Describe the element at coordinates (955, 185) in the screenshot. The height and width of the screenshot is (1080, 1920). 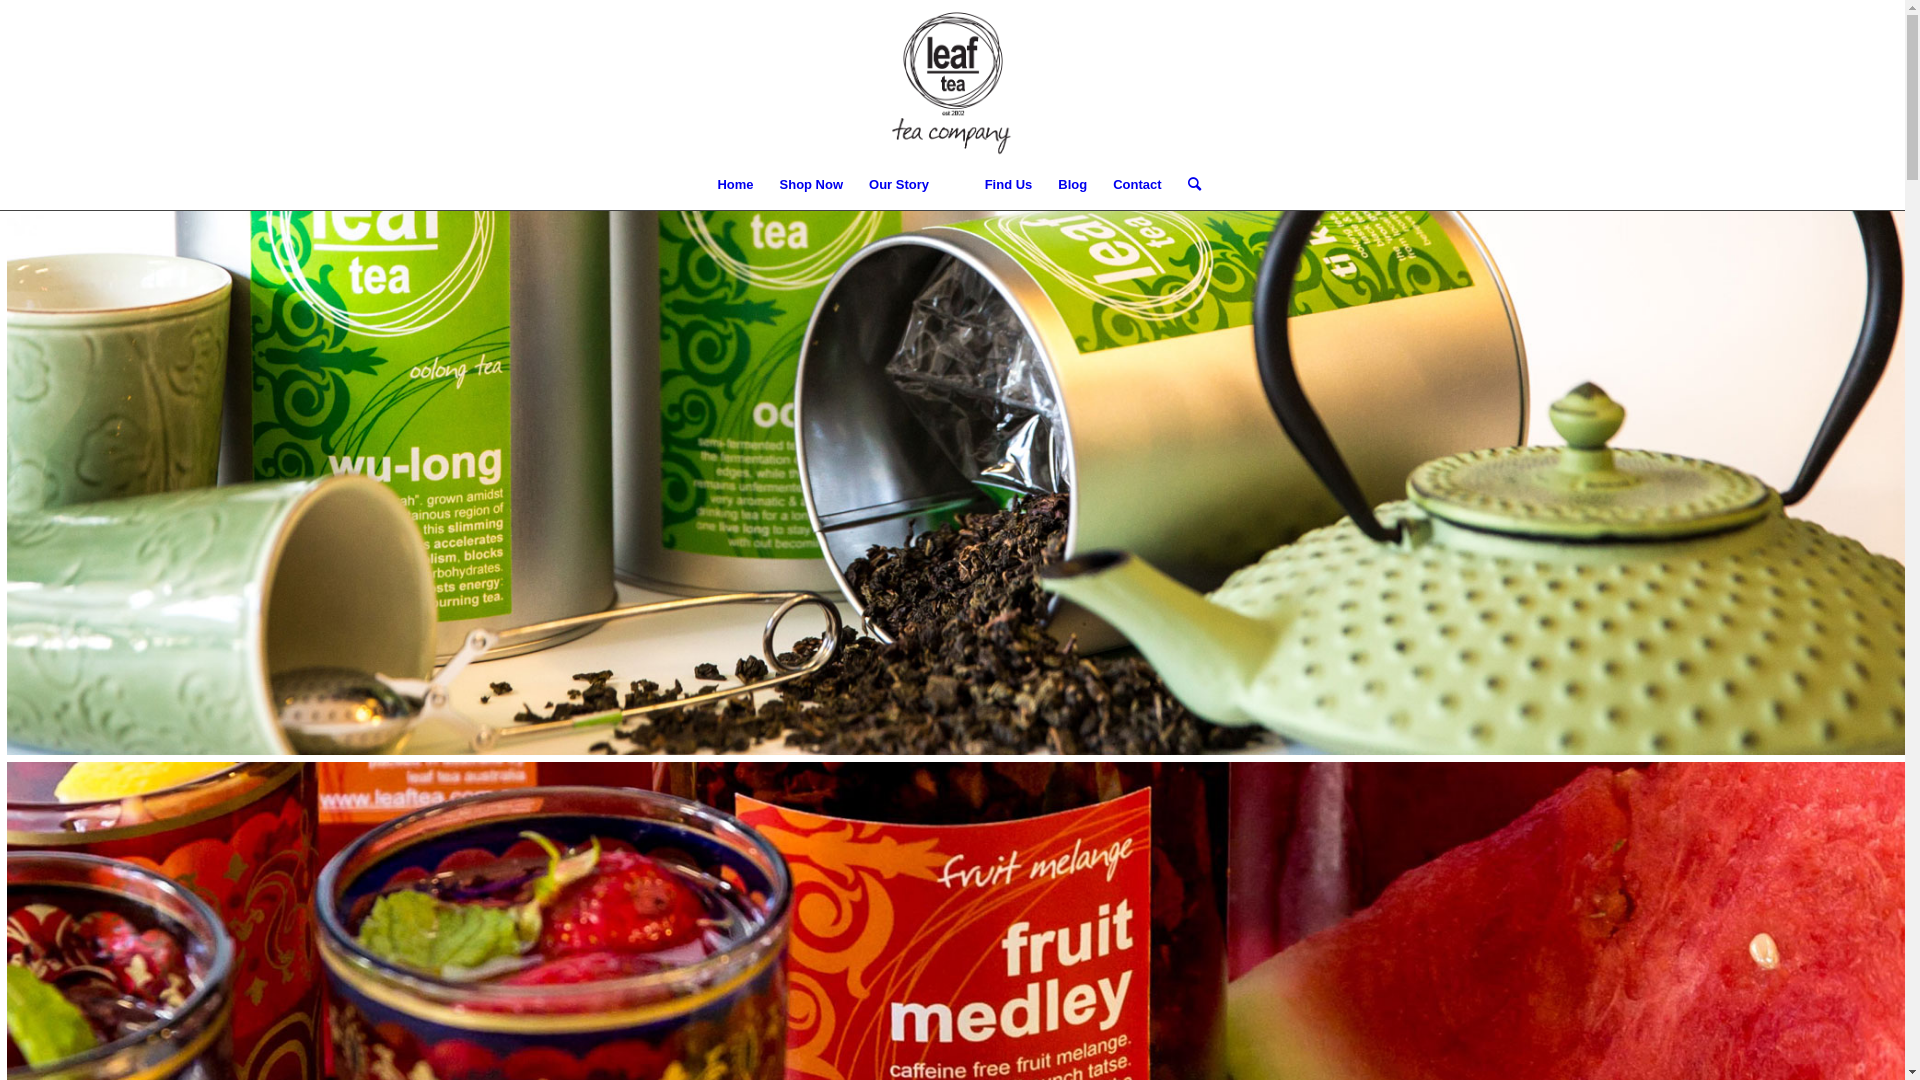
I see `' '` at that location.